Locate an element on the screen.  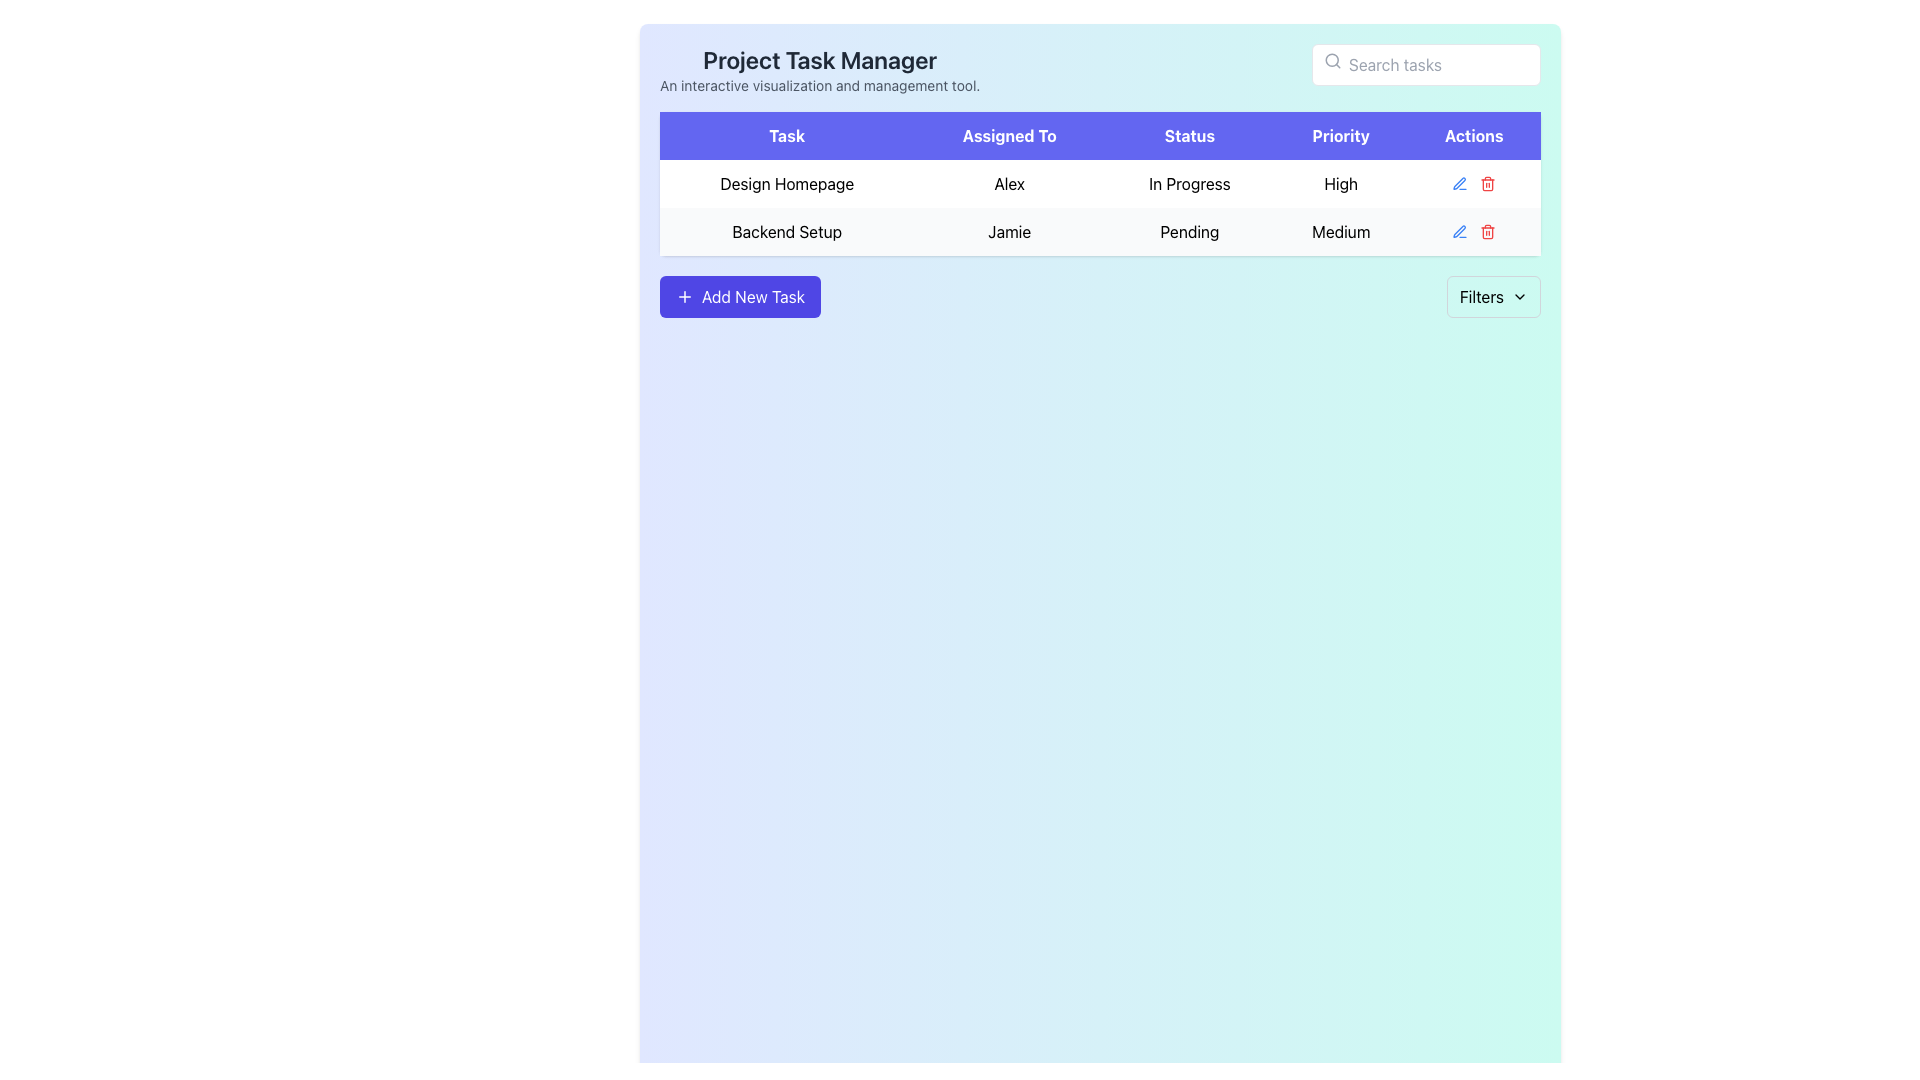
the Text Input box is located at coordinates (1425, 64).